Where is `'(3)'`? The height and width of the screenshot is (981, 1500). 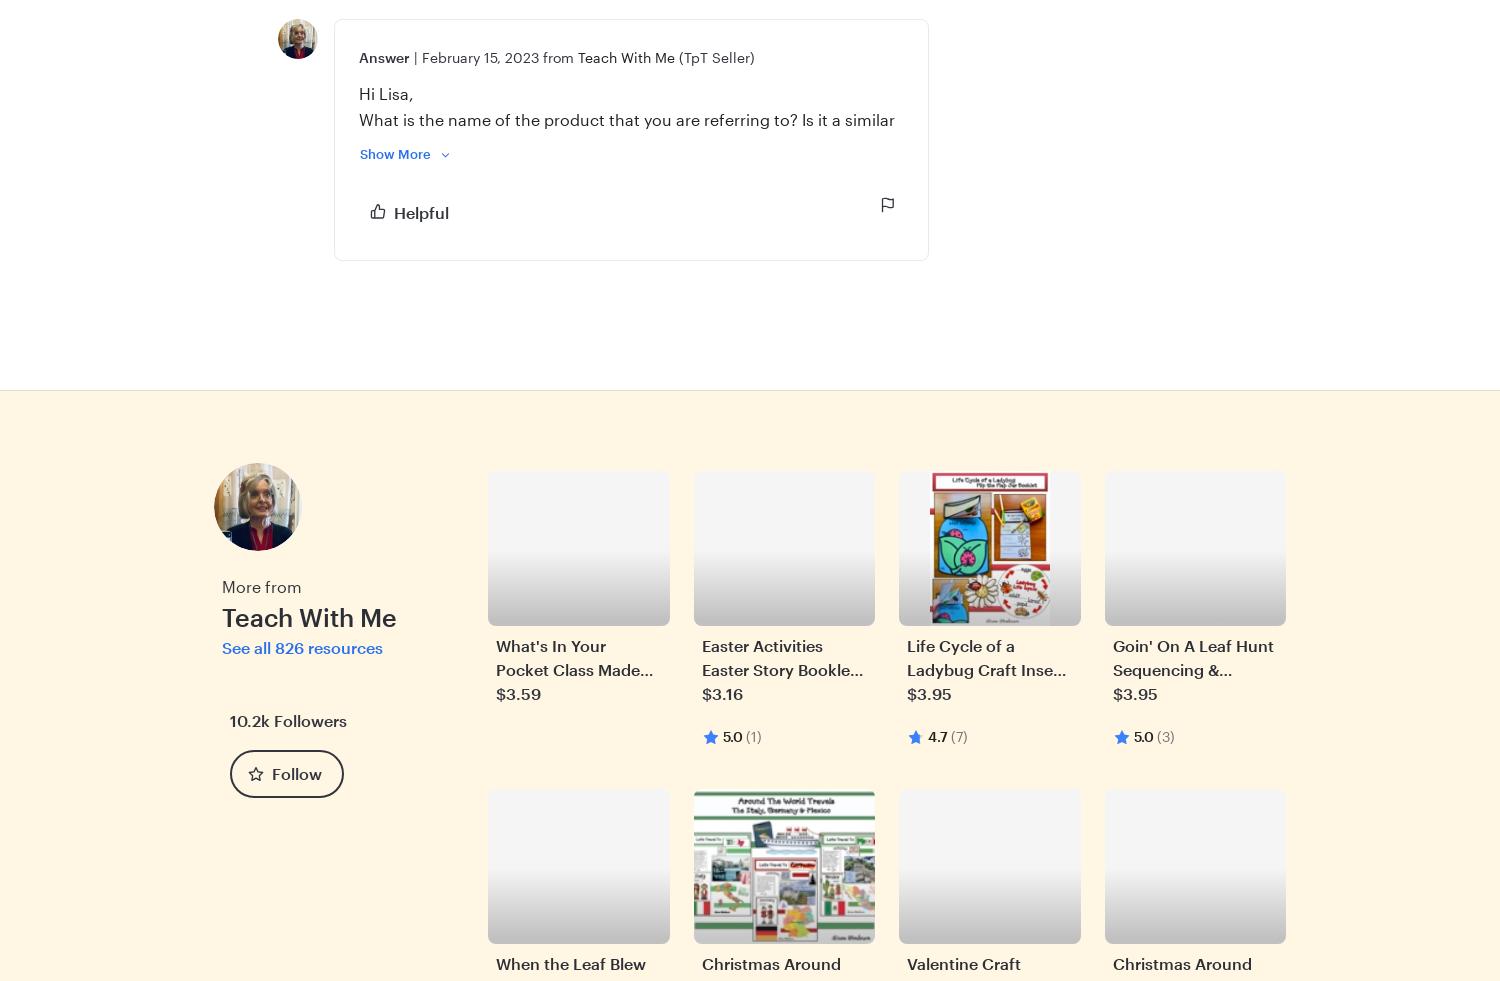 '(3)' is located at coordinates (1165, 736).